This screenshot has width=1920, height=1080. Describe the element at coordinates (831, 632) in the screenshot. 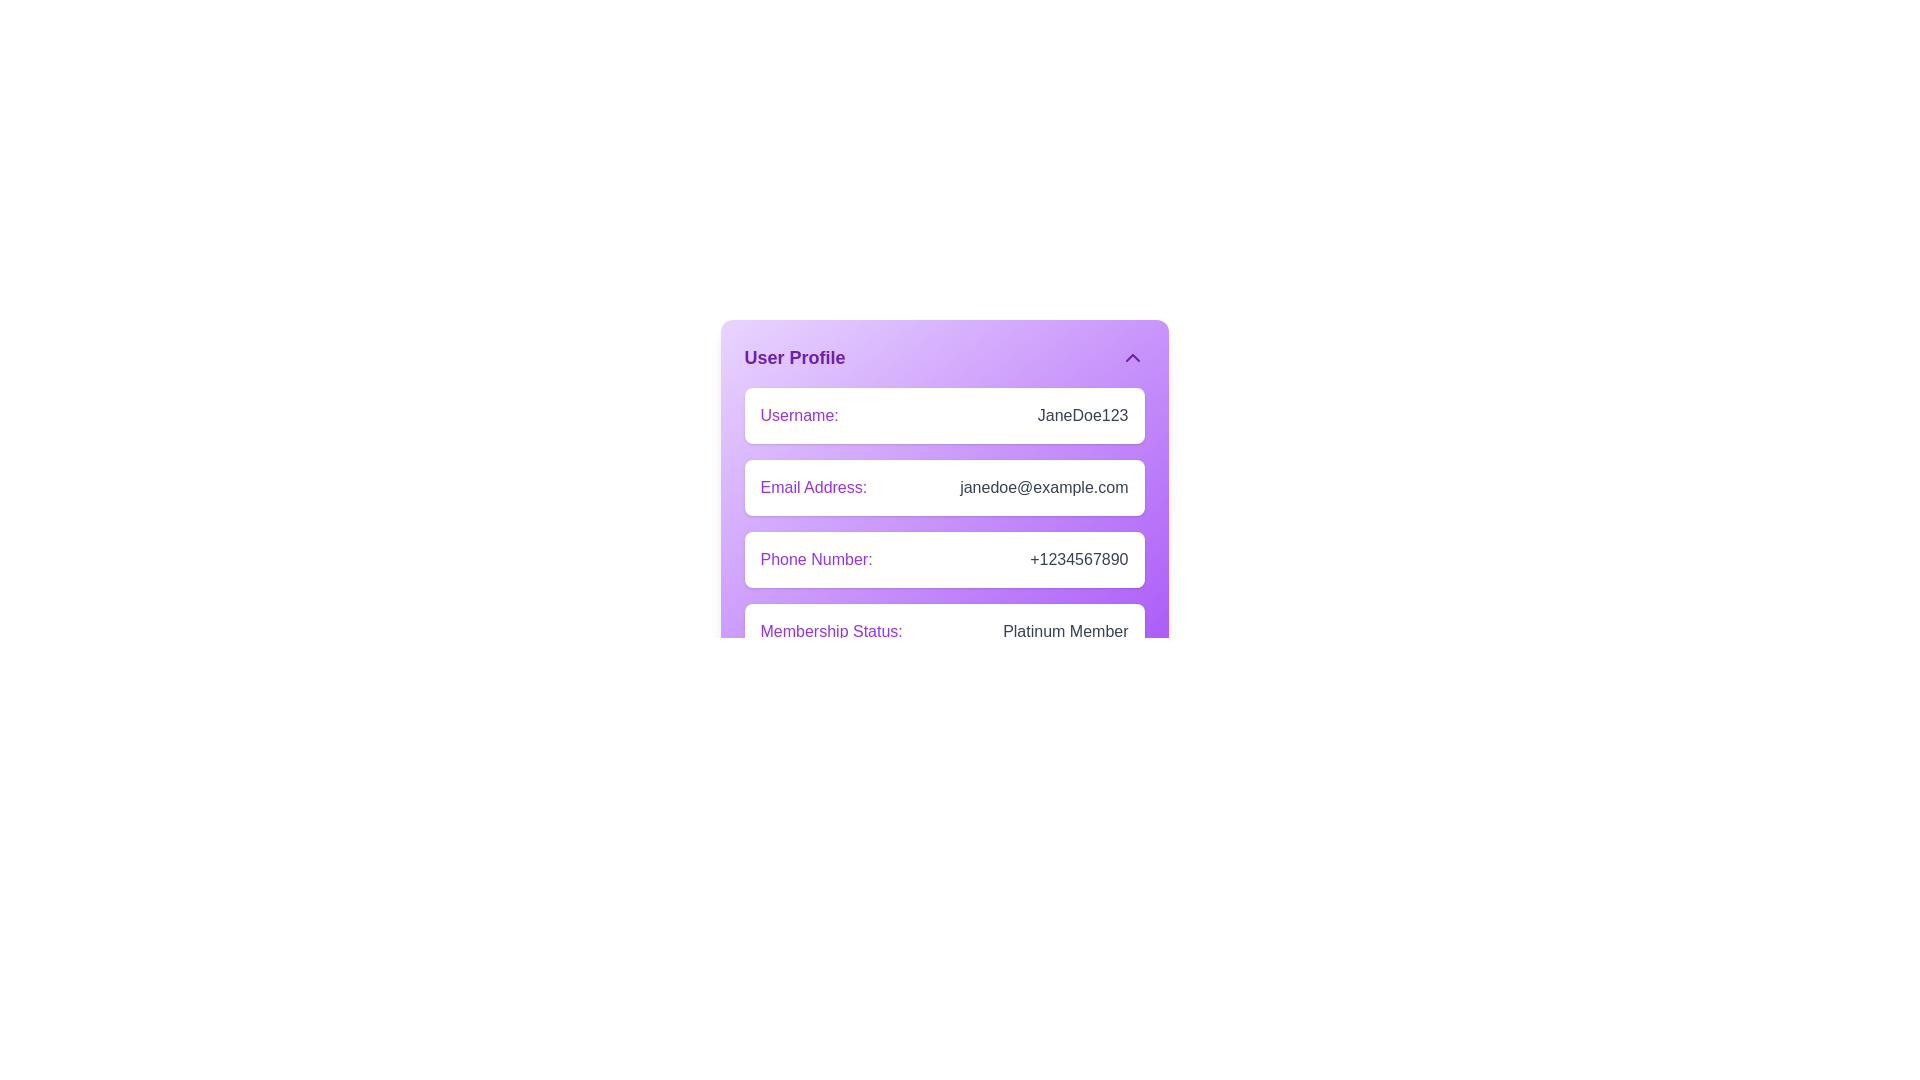

I see `the descriptive text label for the membership status located on the left side of the row adjacent to 'Platinum Member'` at that location.